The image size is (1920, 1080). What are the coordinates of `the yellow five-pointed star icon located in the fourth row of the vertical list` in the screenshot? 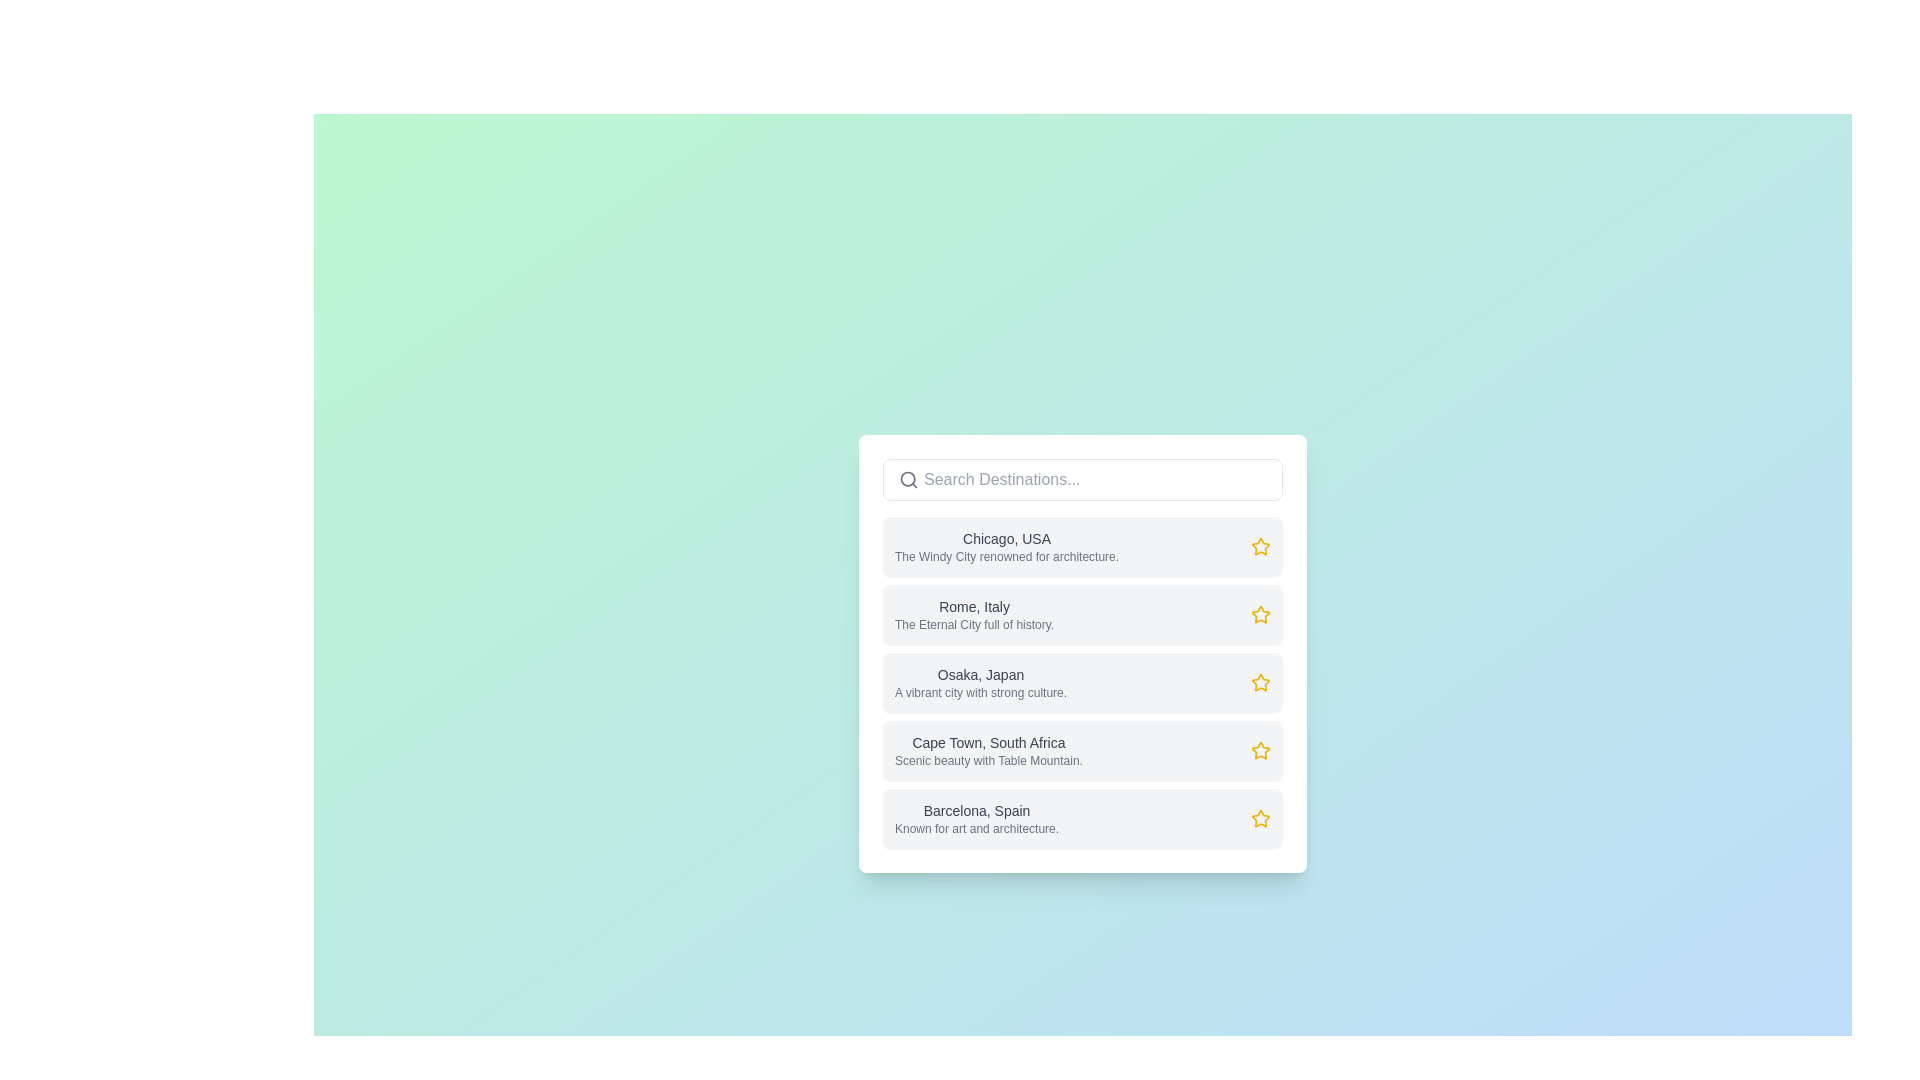 It's located at (1258, 749).